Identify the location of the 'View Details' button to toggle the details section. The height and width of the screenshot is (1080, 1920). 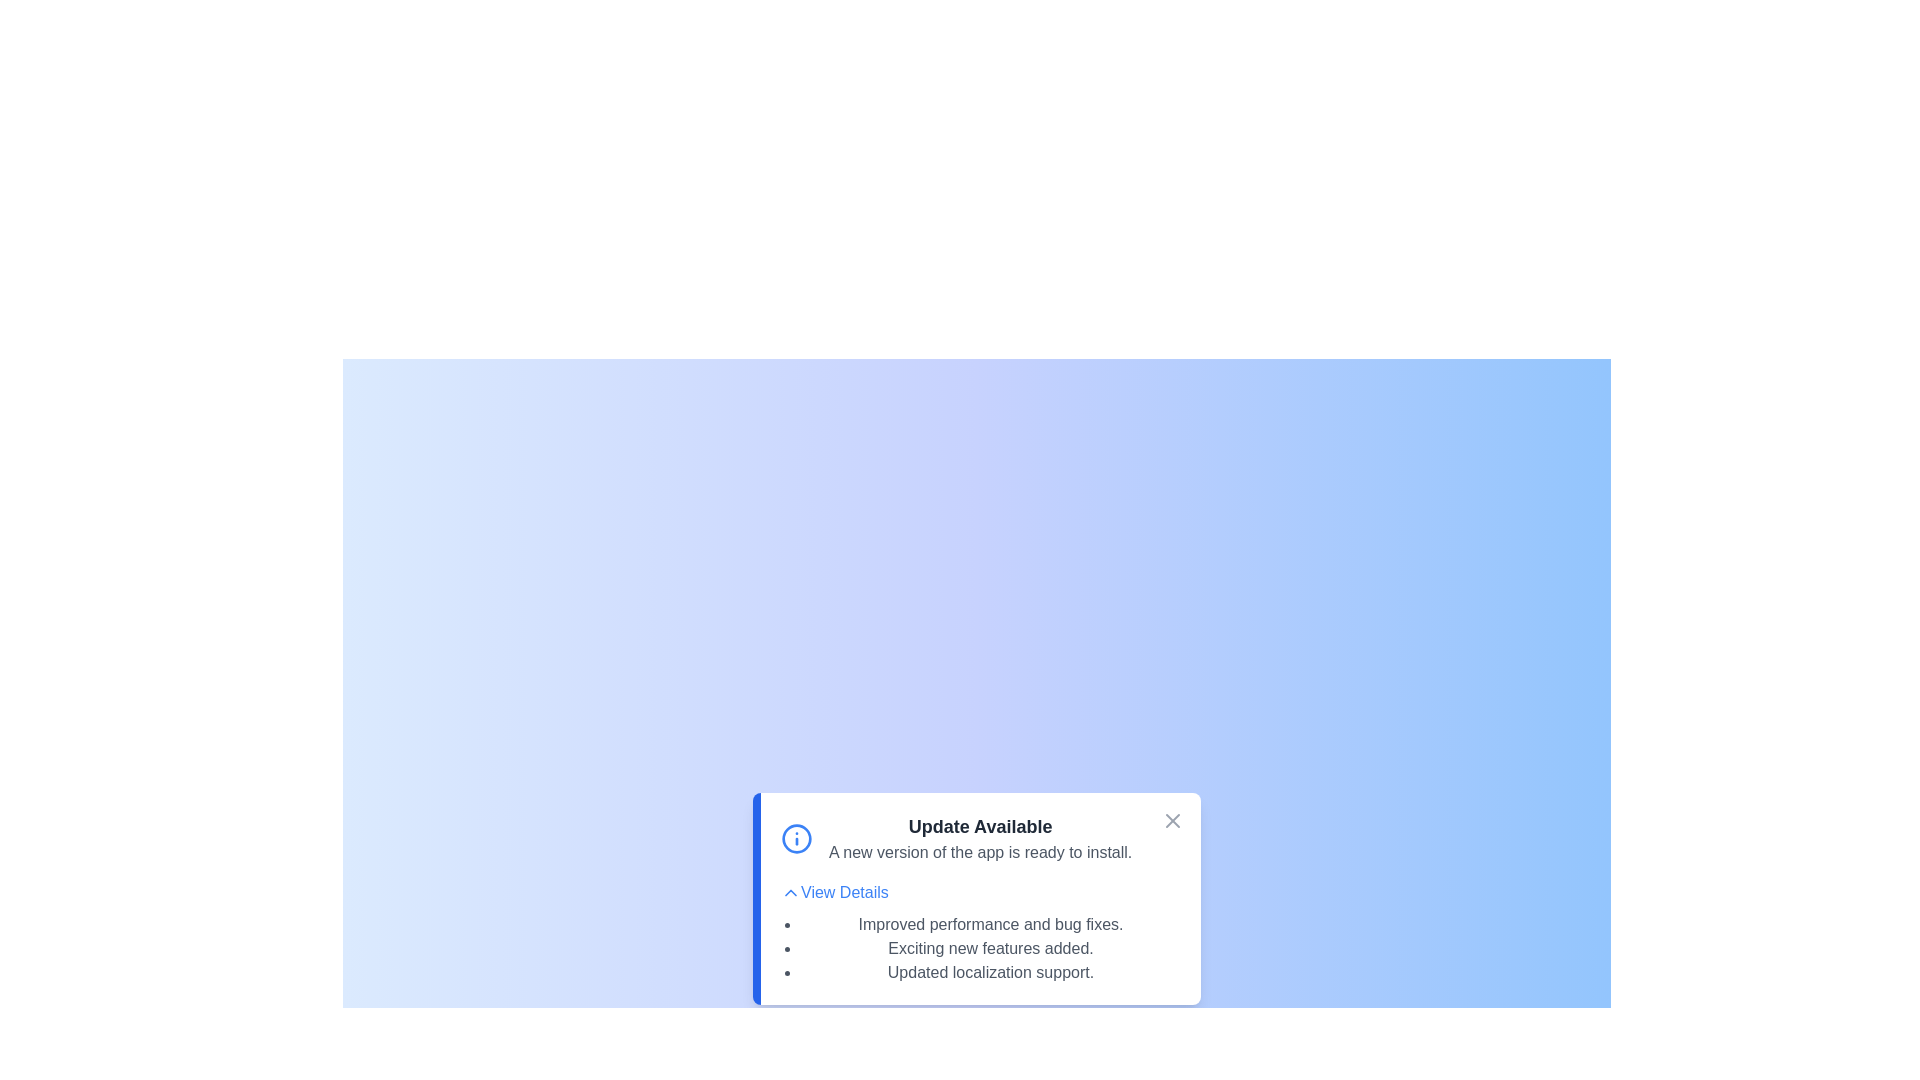
(834, 892).